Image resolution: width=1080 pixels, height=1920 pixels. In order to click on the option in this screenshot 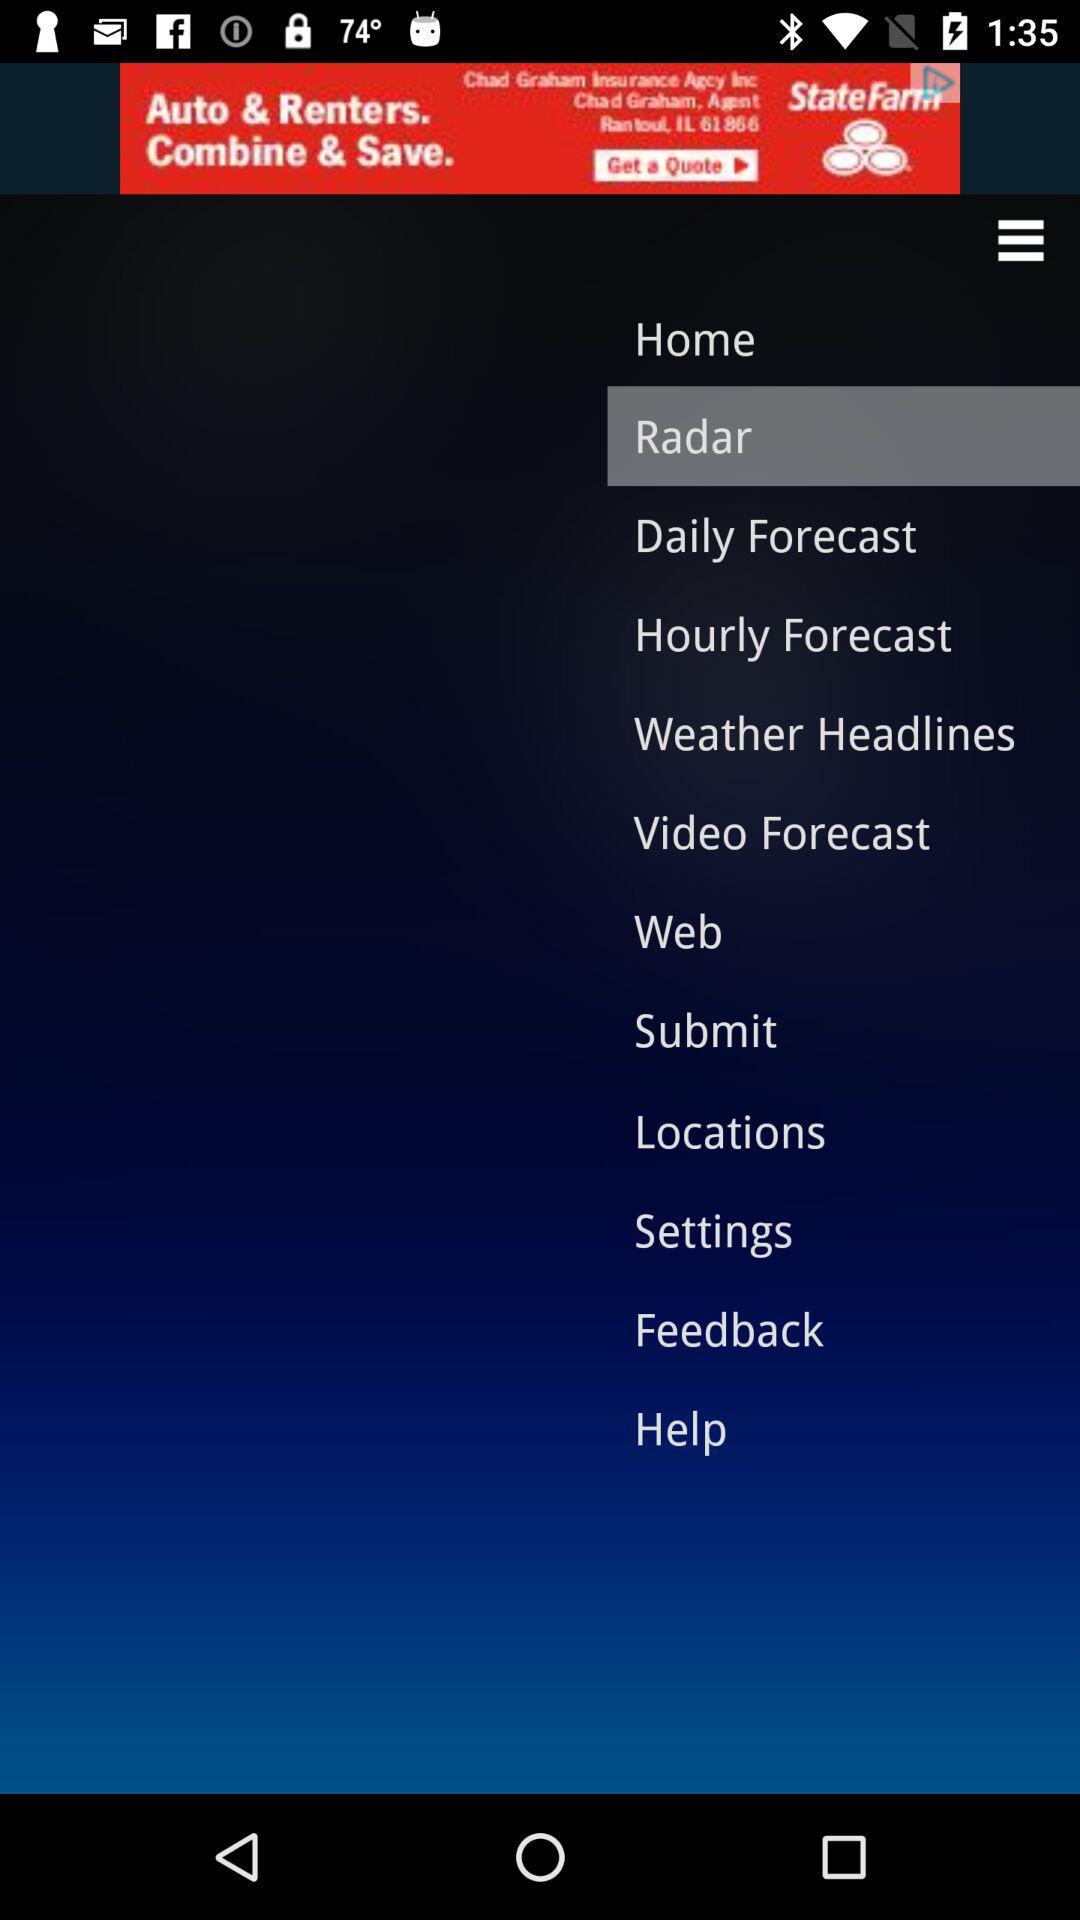, I will do `click(540, 127)`.